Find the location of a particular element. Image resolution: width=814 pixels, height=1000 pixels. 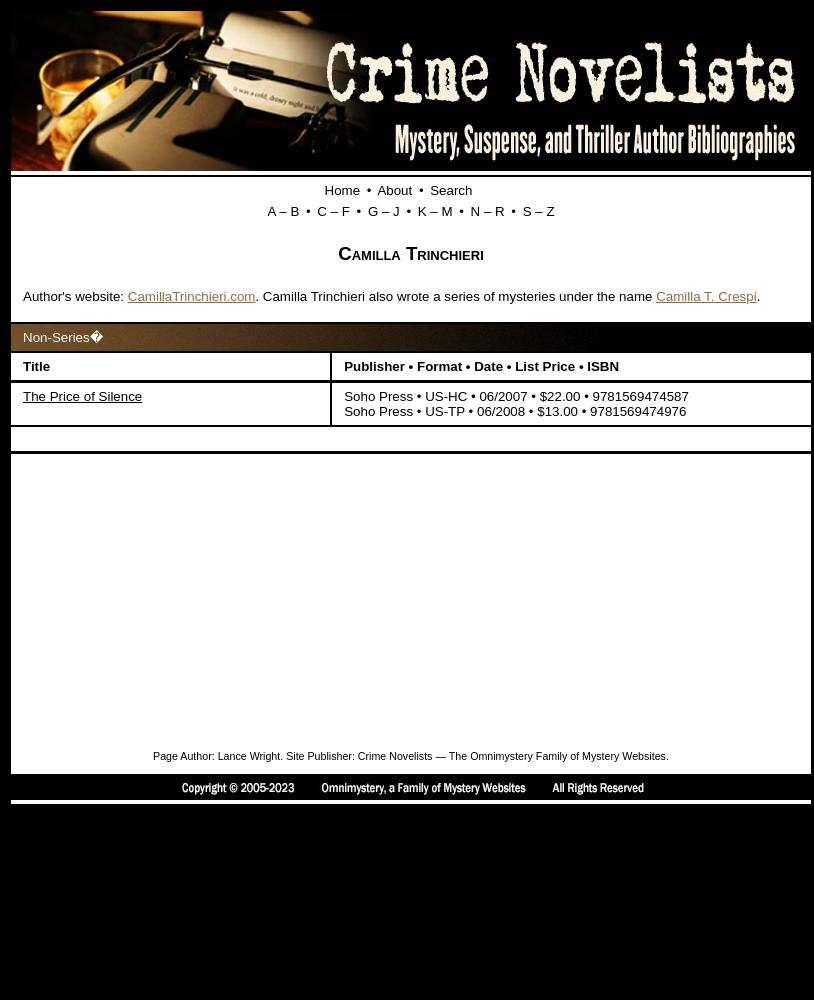

'Title' is located at coordinates (22, 365).